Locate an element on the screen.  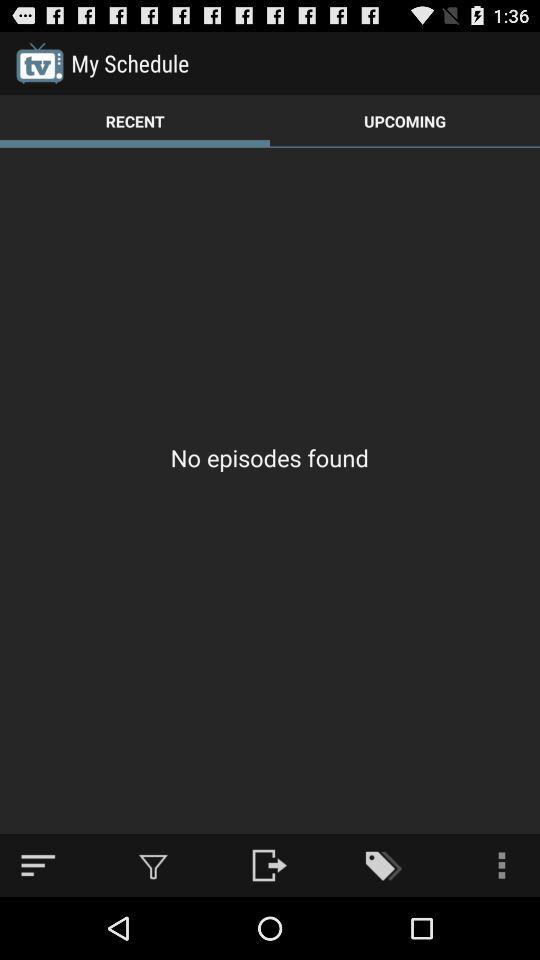
the icon above no episodes found app is located at coordinates (135, 120).